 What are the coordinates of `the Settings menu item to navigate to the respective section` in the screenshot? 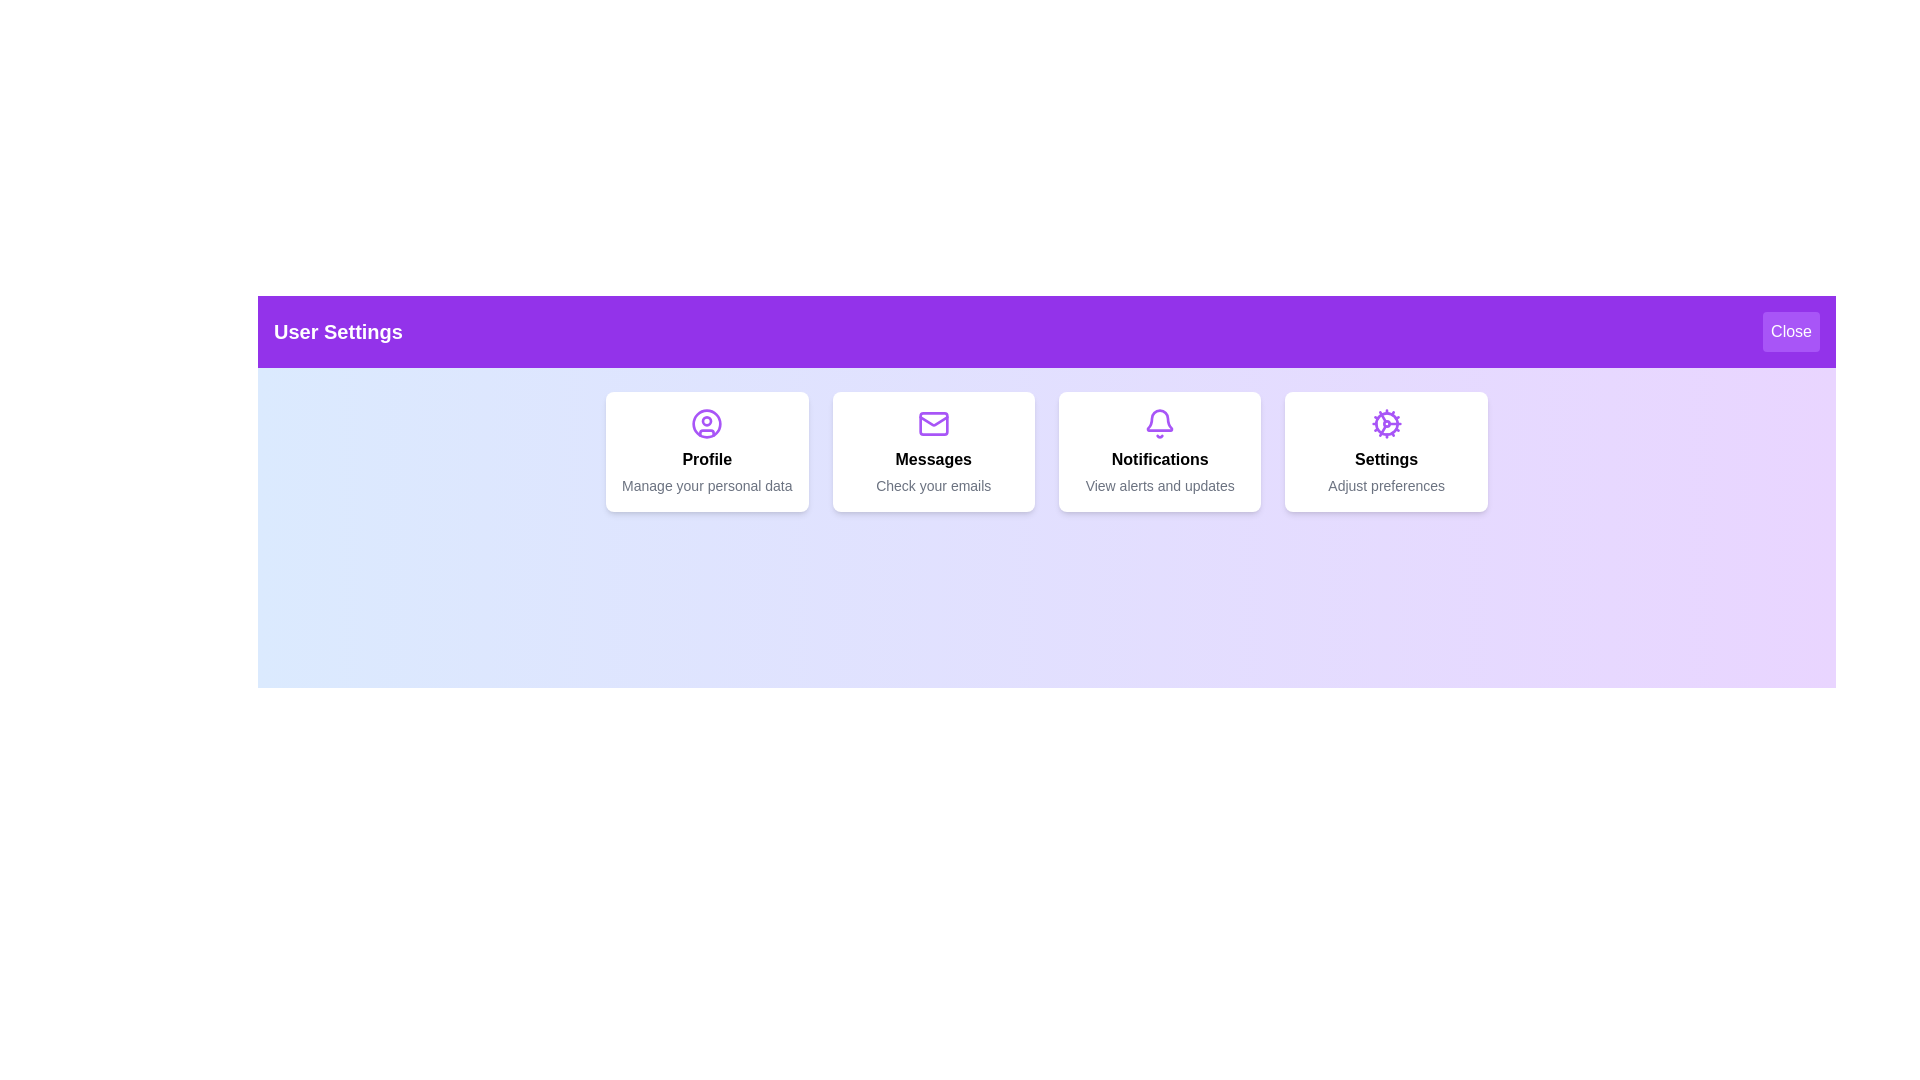 It's located at (1385, 451).